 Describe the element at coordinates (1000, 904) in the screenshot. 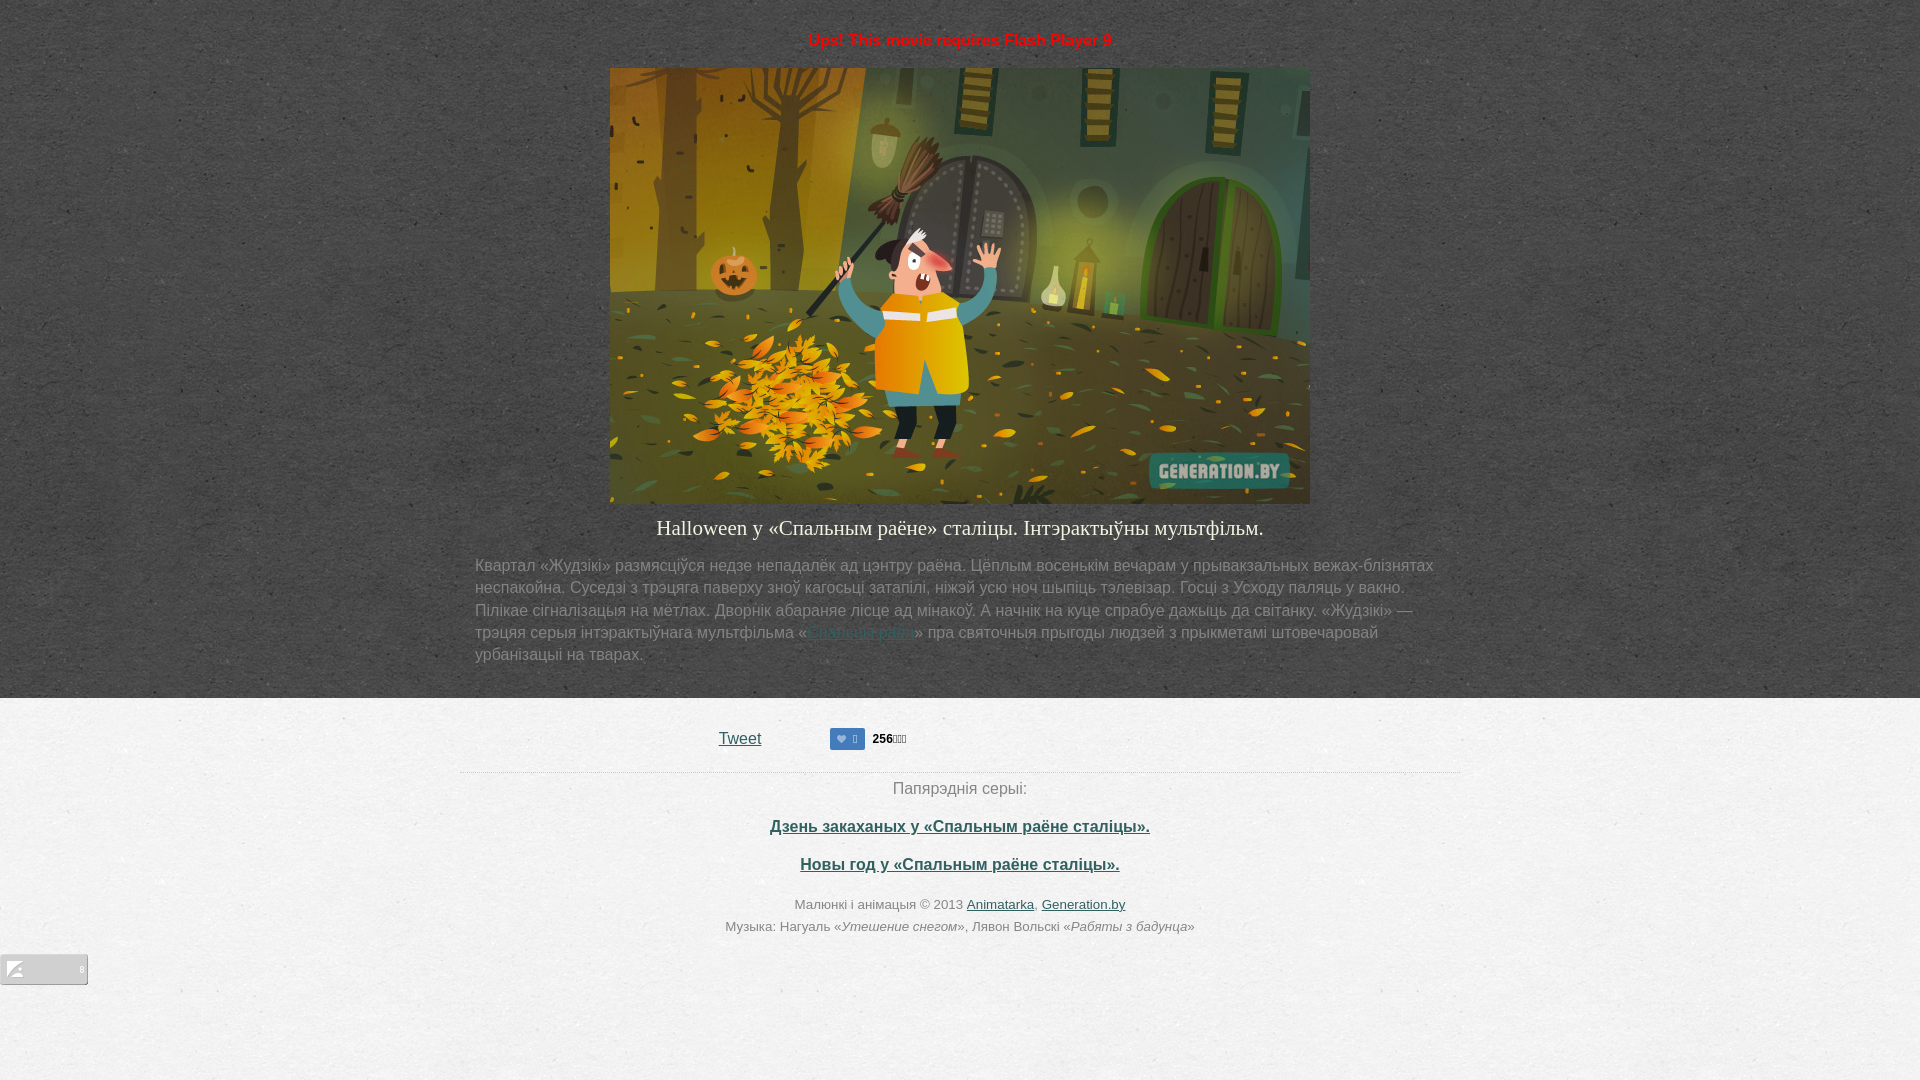

I see `'Animatarka'` at that location.